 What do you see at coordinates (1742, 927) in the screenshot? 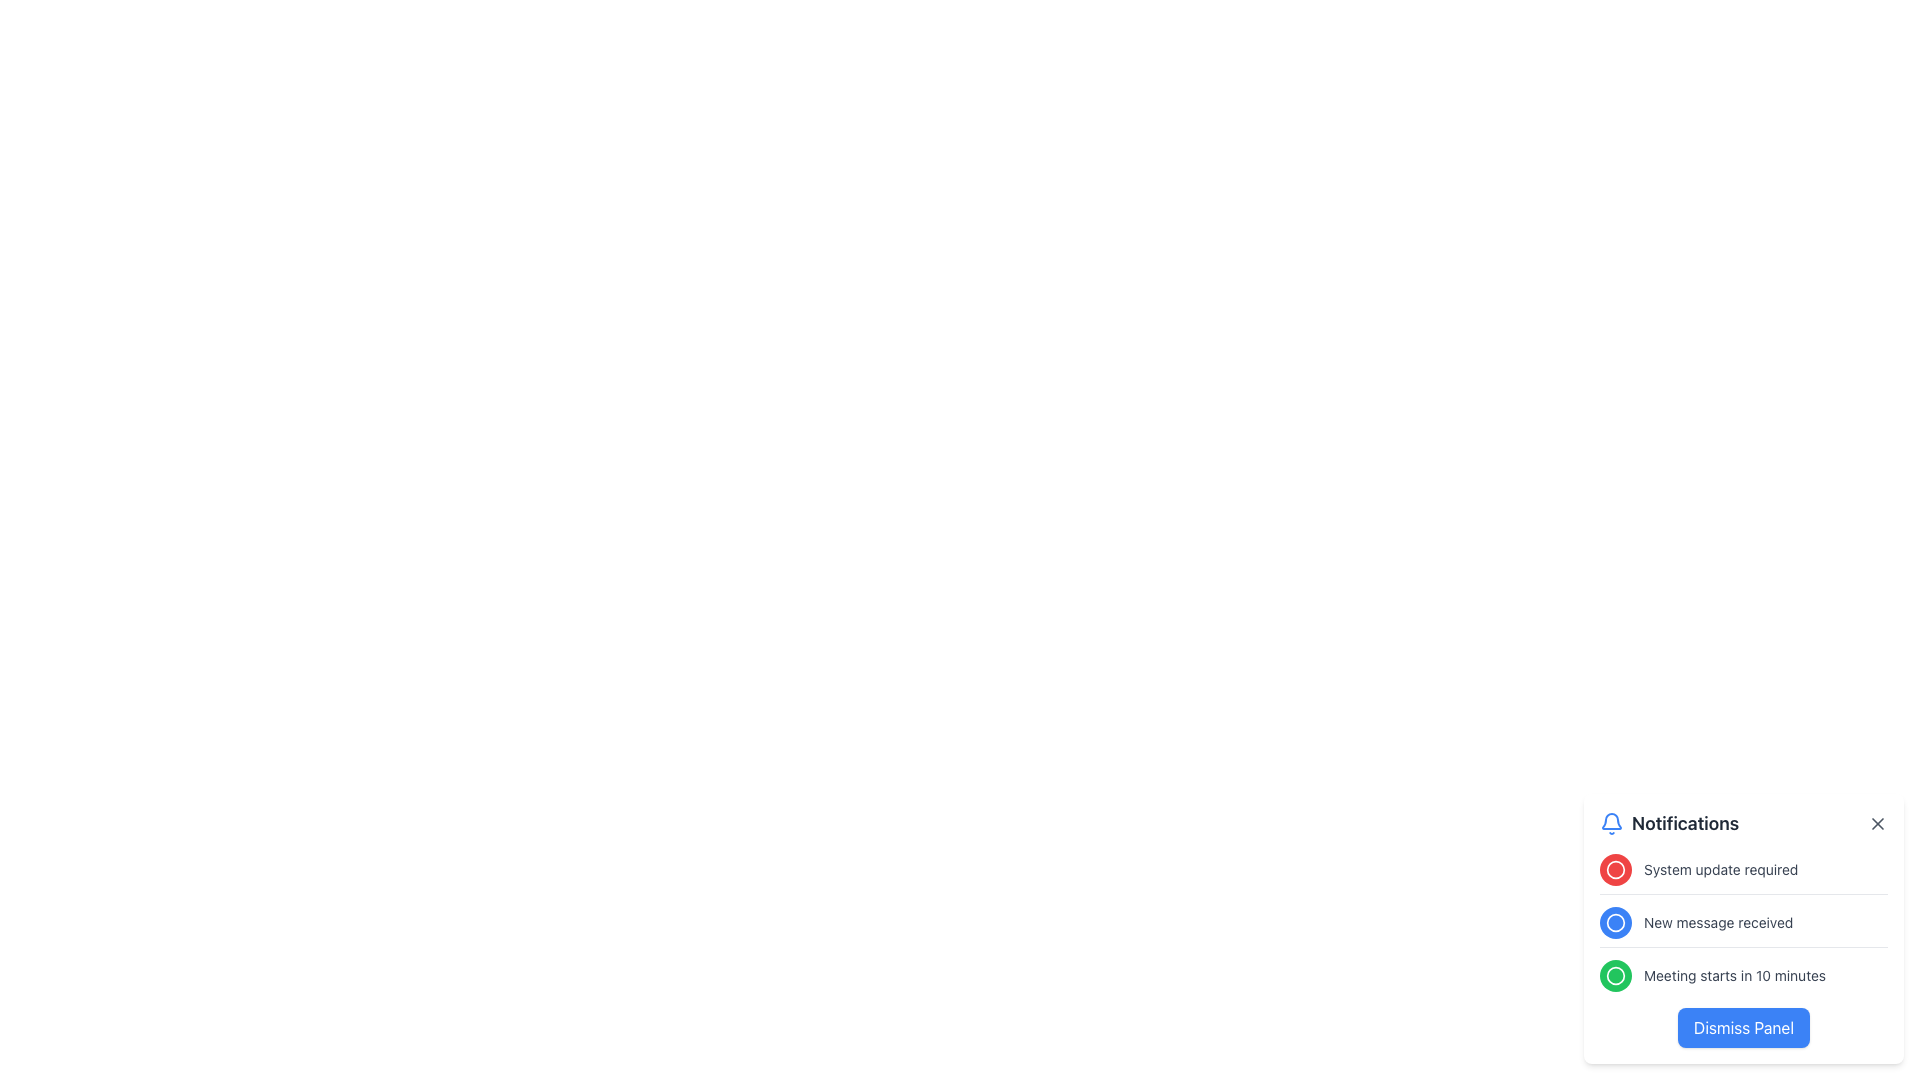
I see `the icon of the notification item that indicates 'New message received'` at bounding box center [1742, 927].